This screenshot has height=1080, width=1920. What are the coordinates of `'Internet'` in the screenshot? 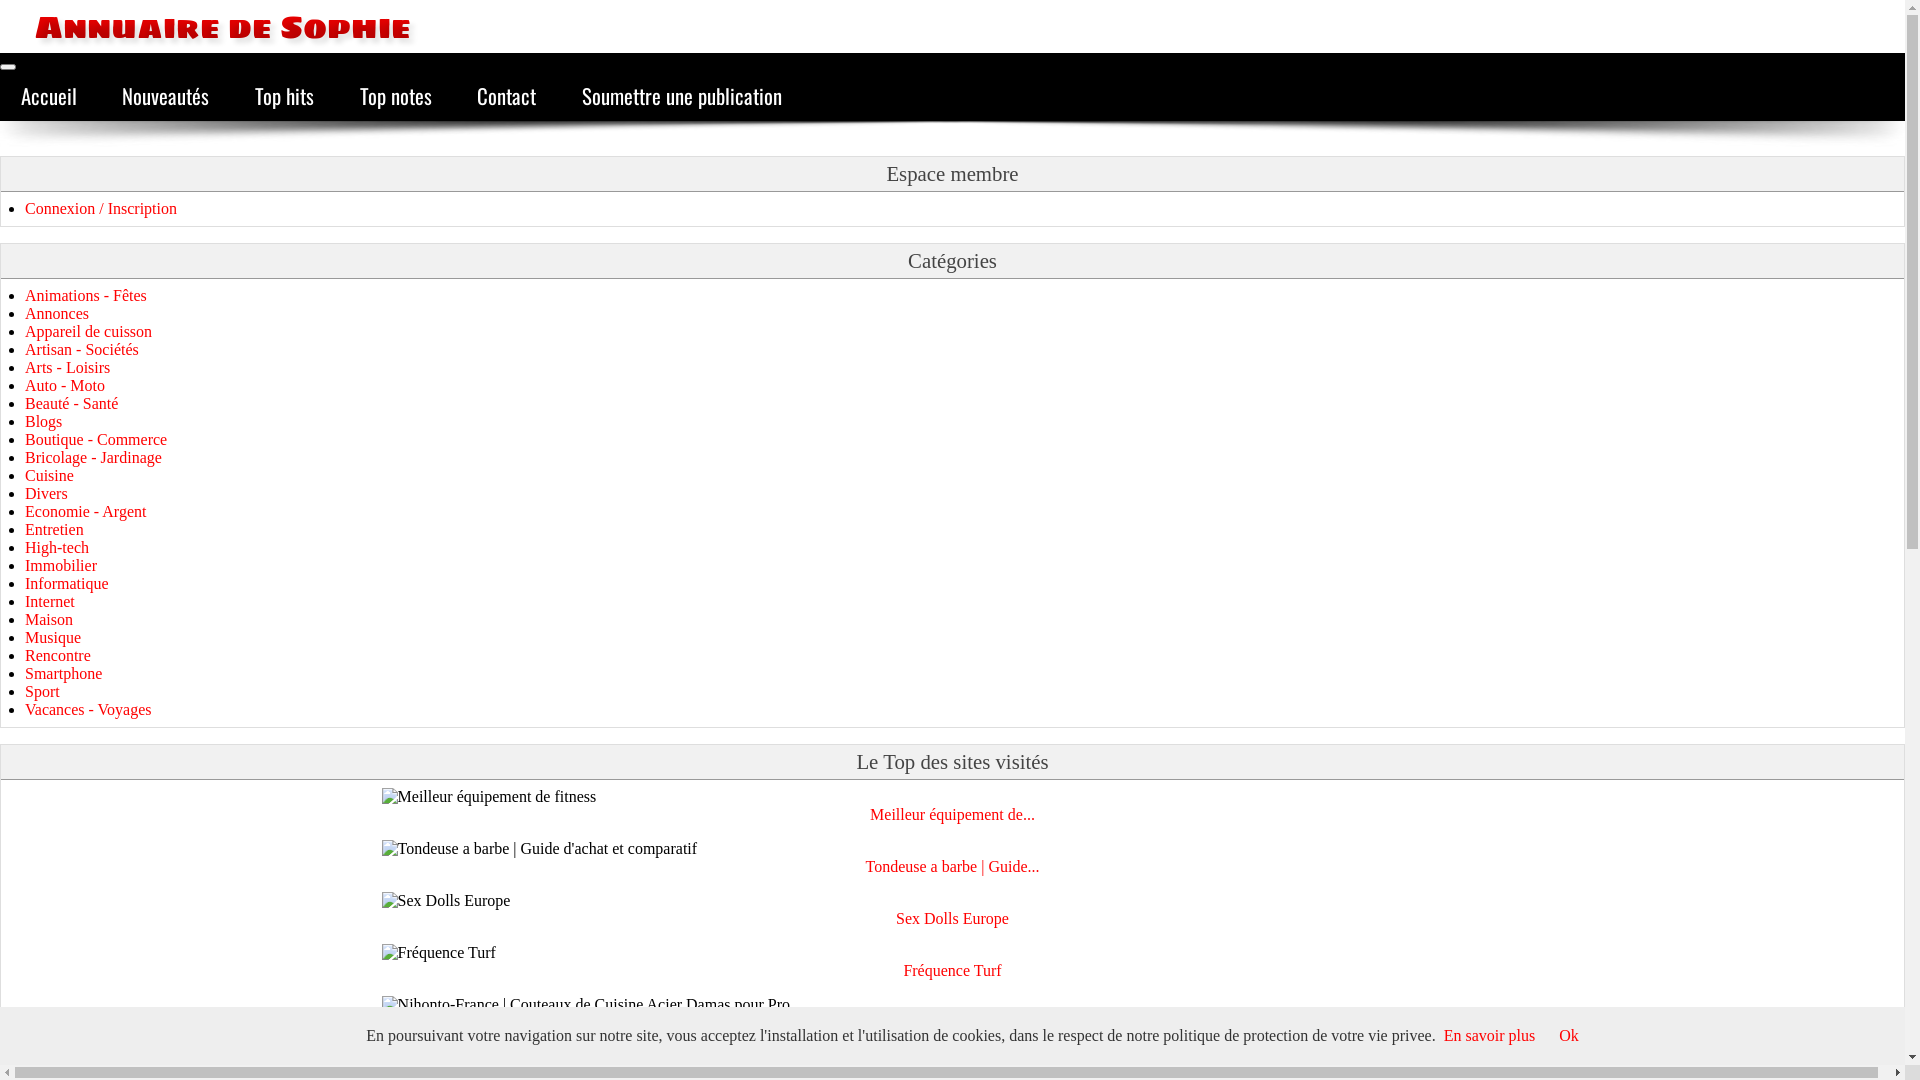 It's located at (49, 600).